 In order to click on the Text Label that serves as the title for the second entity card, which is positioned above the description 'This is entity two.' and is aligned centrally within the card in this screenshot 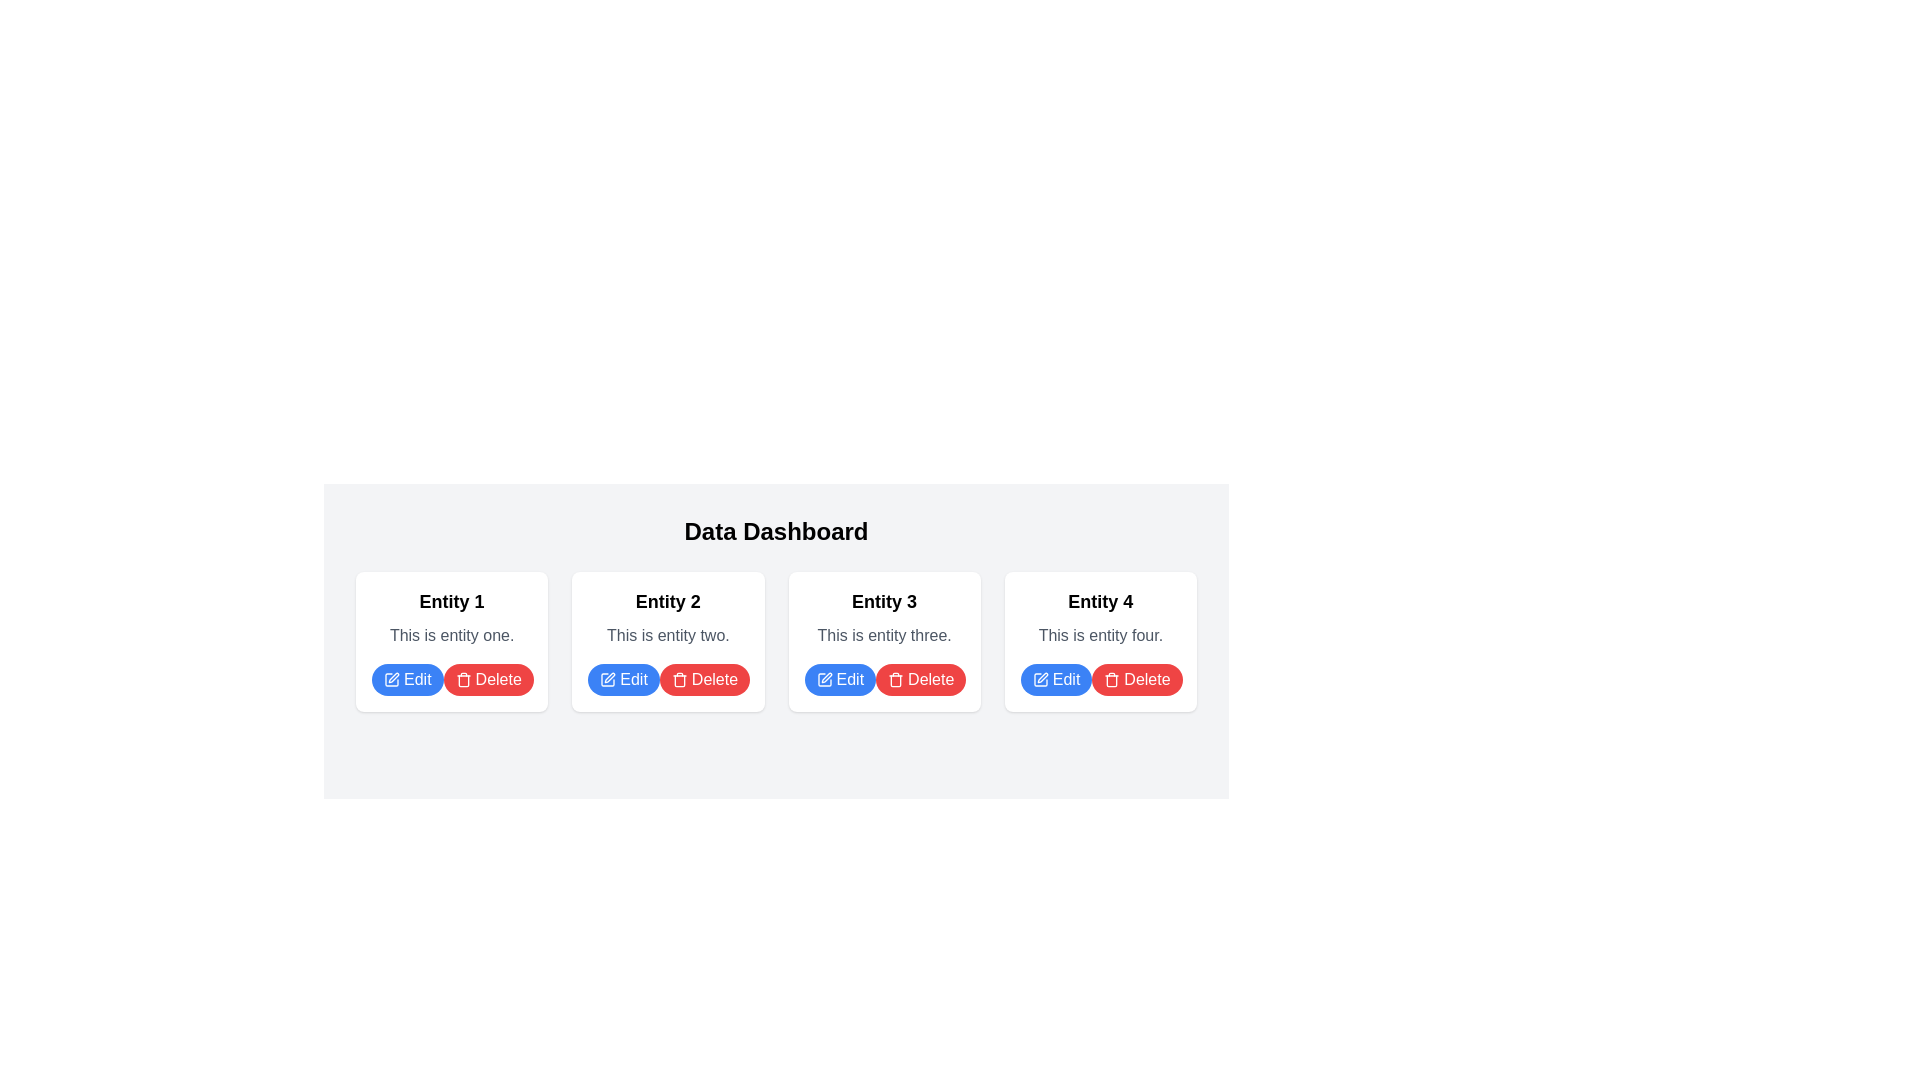, I will do `click(668, 600)`.